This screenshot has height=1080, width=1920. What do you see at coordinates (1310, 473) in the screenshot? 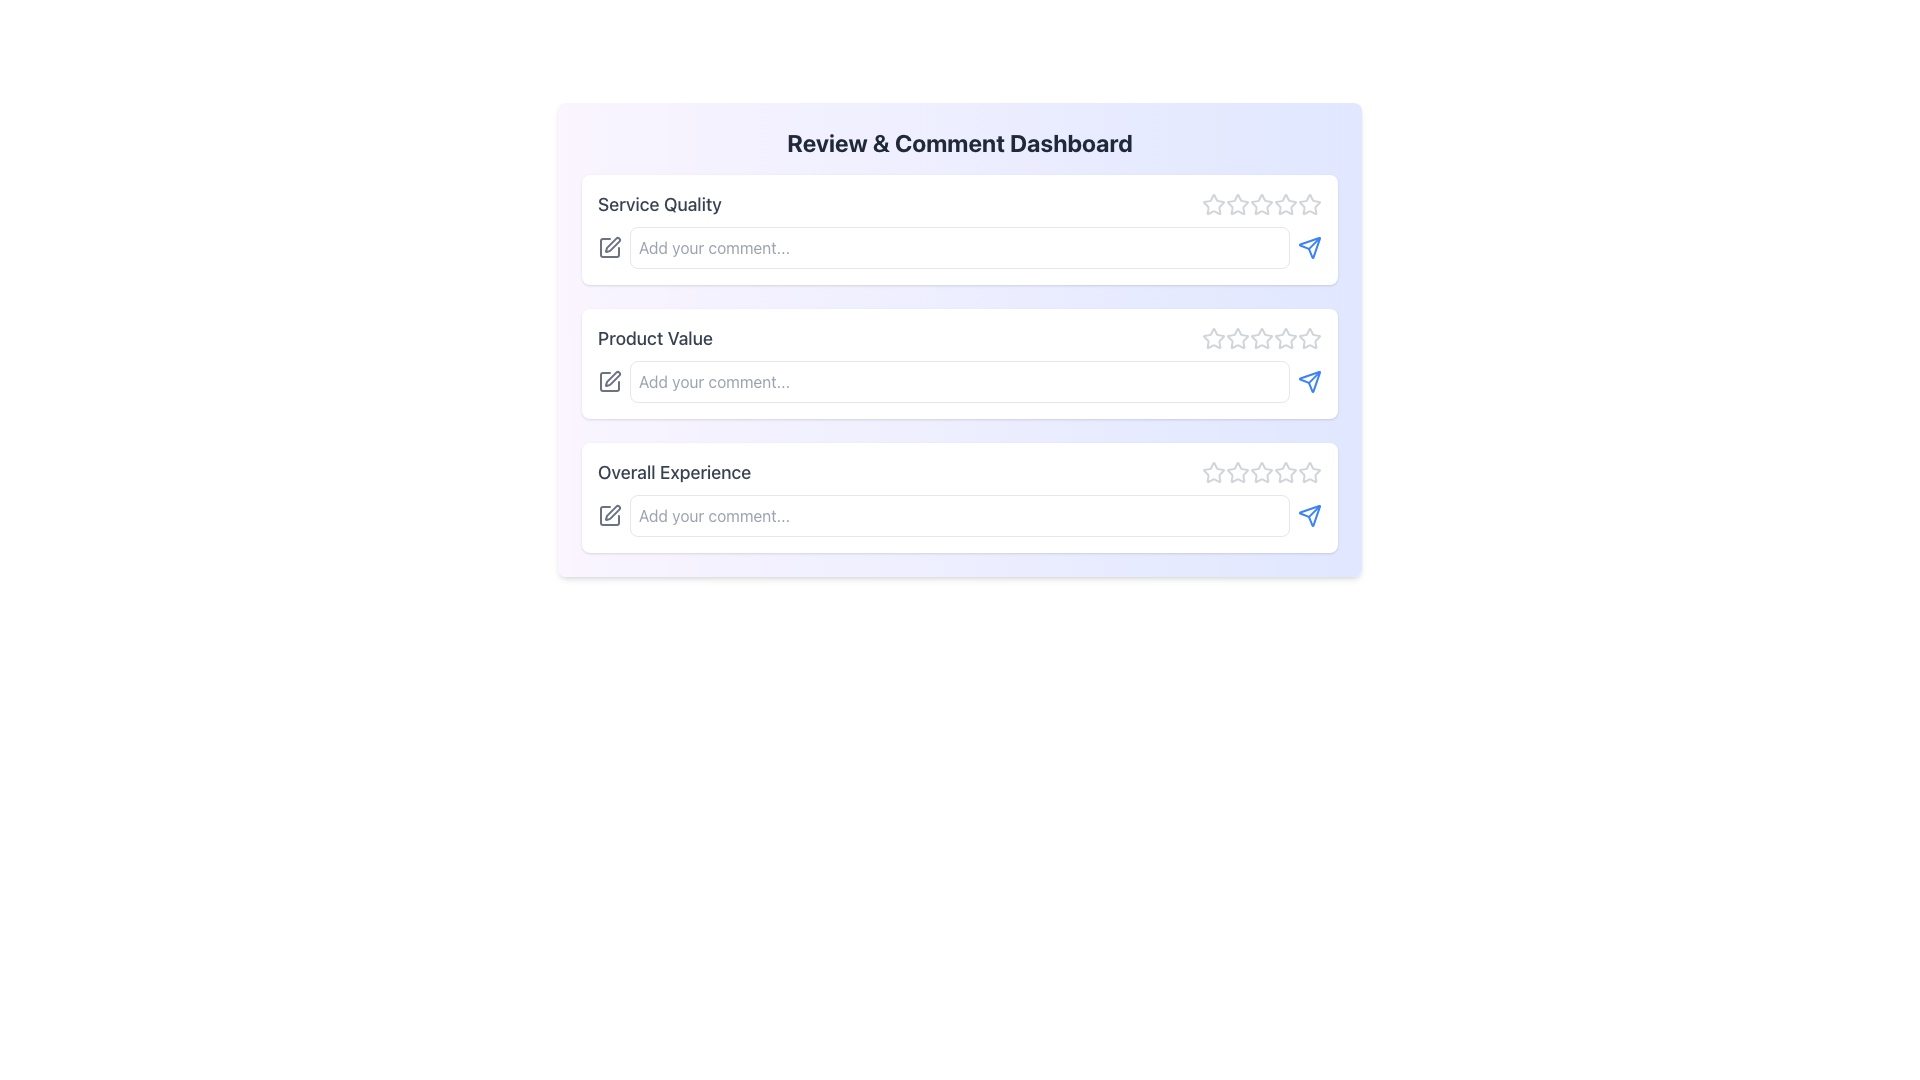
I see `the fifth star in the rating interface to indicate a 5-star rating for the Overall Experience` at bounding box center [1310, 473].